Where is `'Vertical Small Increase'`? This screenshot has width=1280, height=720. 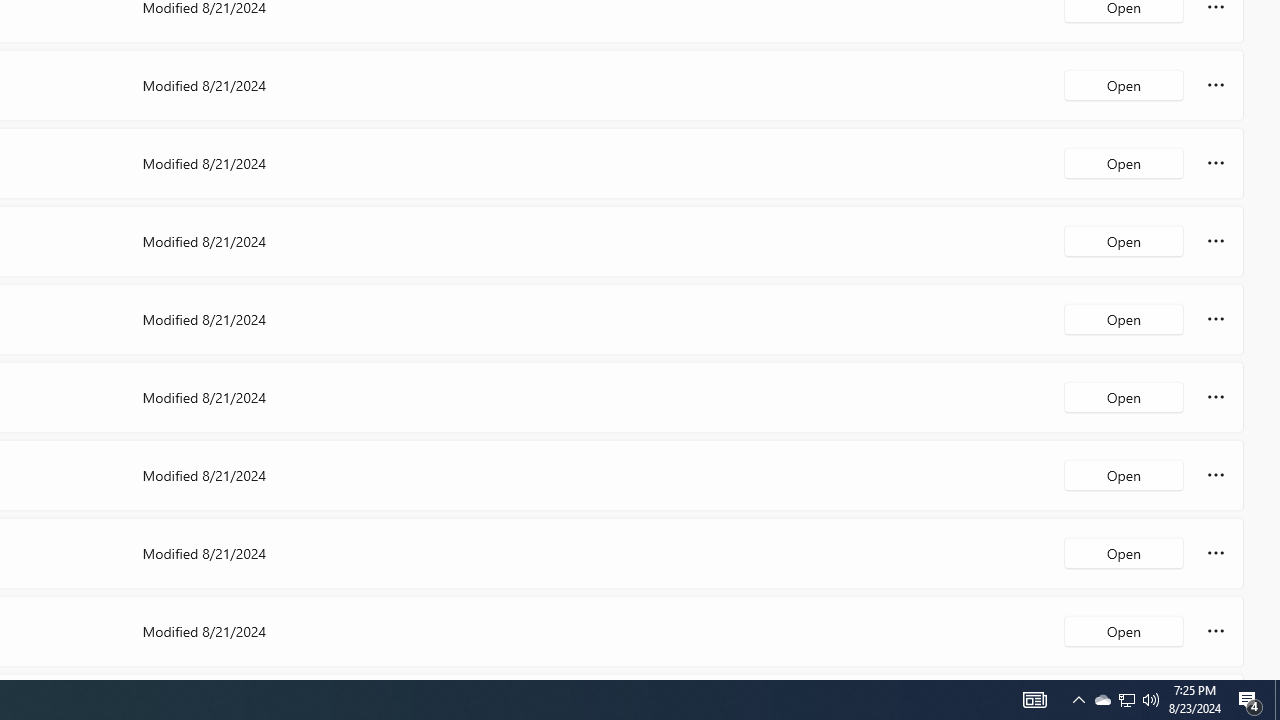
'Vertical Small Increase' is located at coordinates (1271, 672).